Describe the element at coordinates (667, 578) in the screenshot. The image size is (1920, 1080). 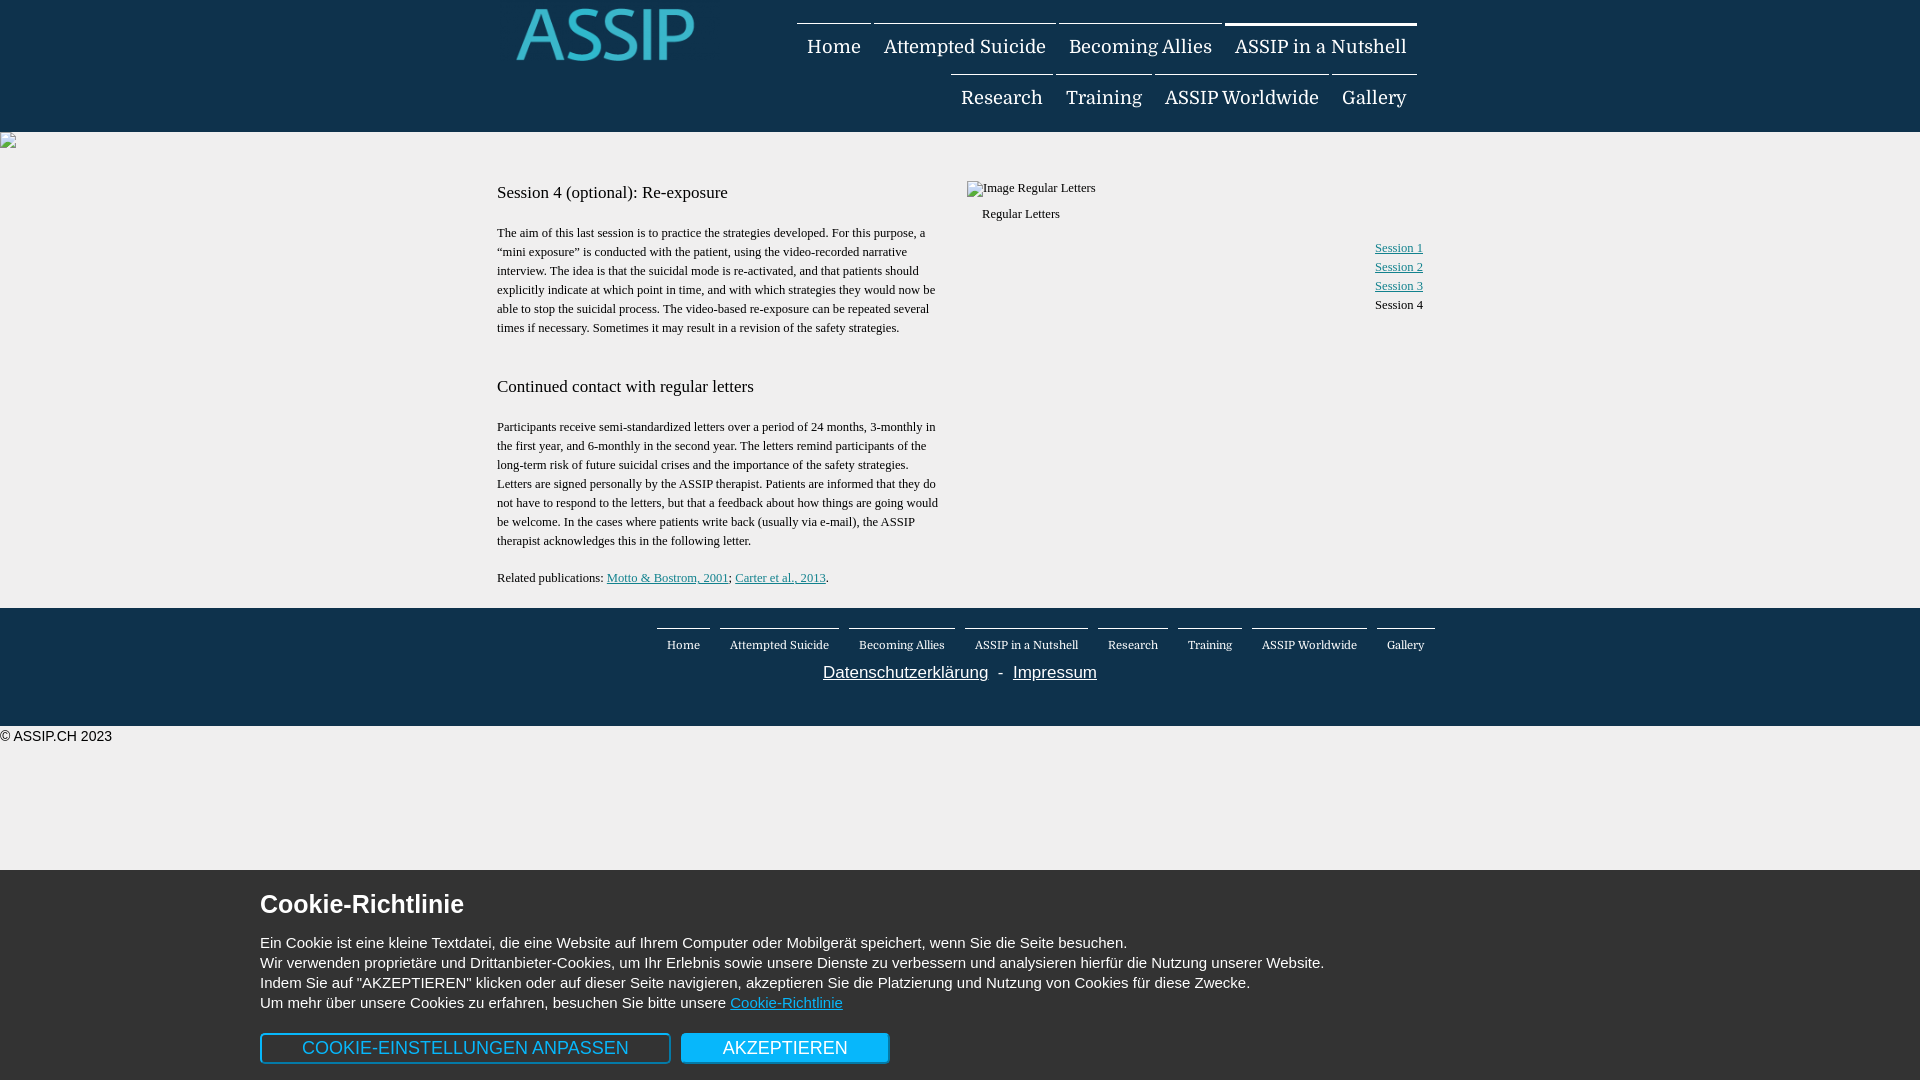
I see `'Motto & Bostrom, 2001'` at that location.